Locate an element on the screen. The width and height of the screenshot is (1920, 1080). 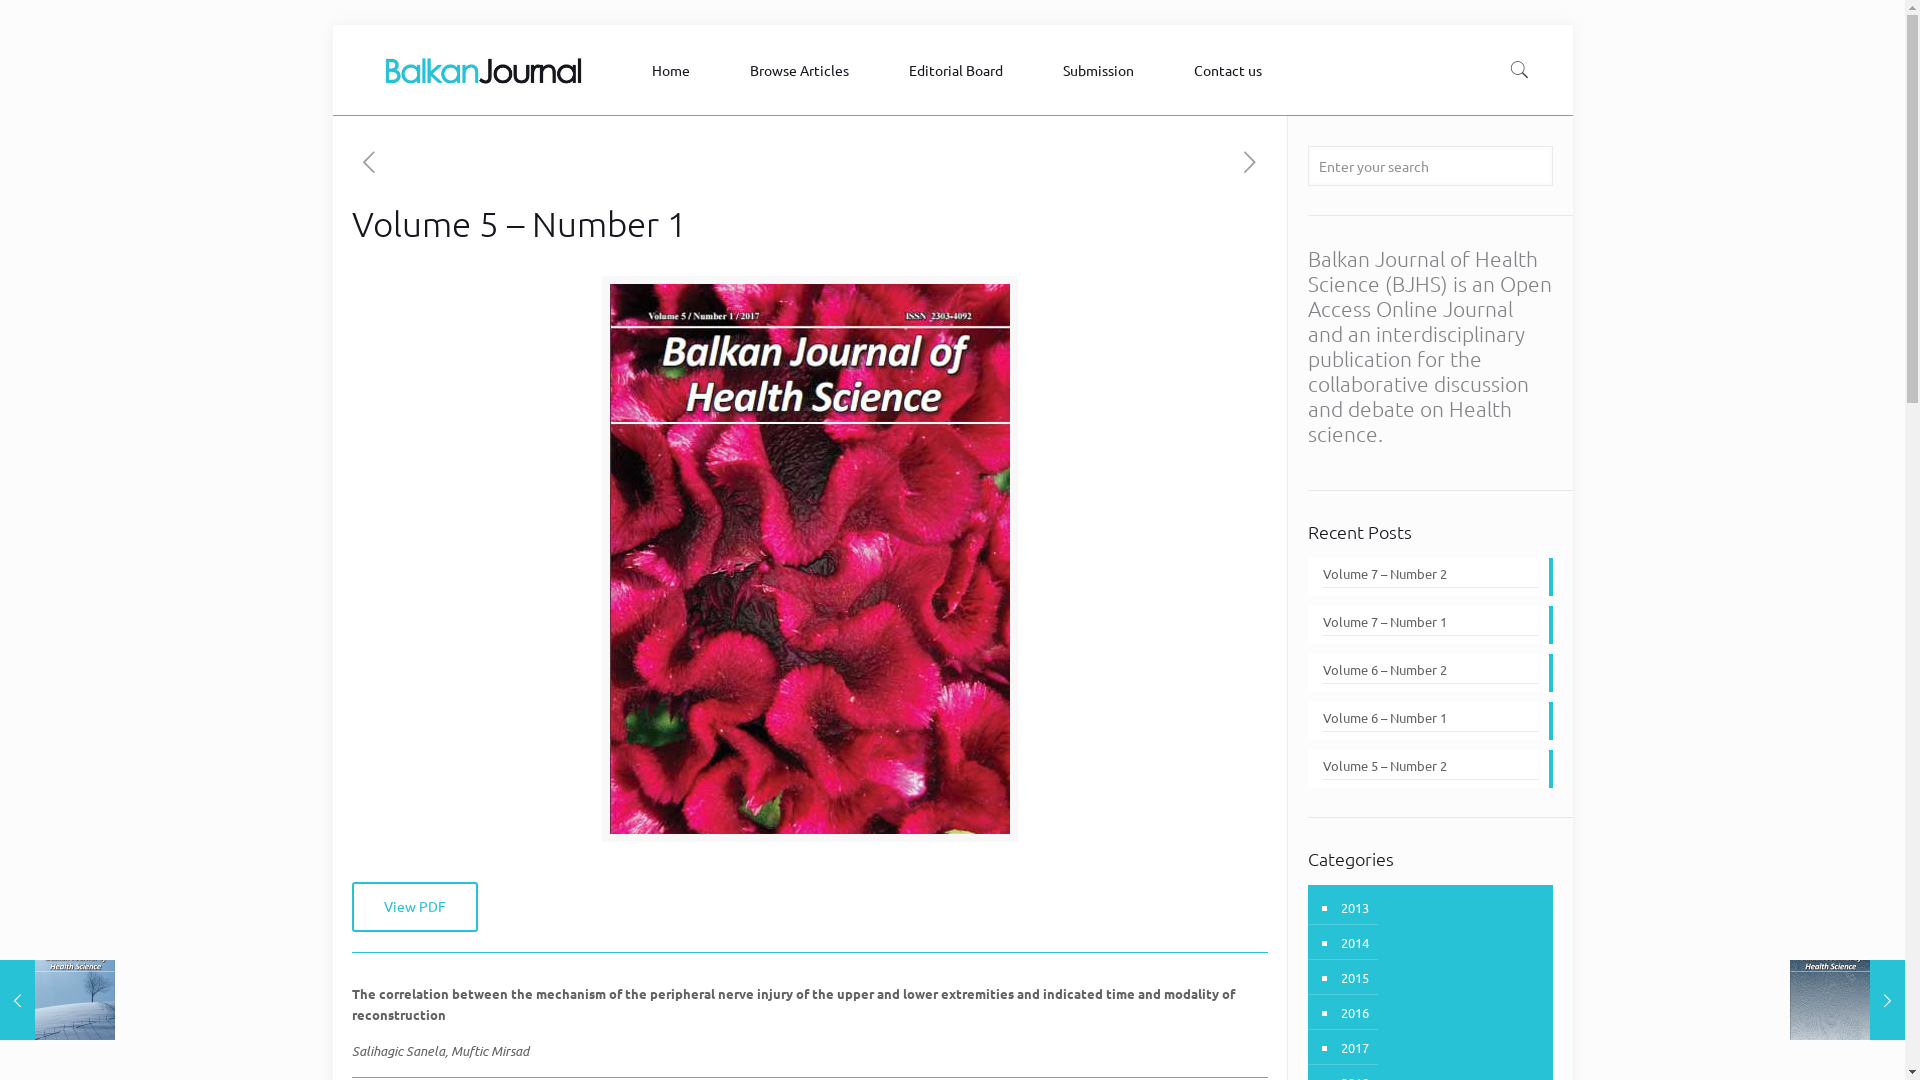
'View PDF' is located at coordinates (351, 906).